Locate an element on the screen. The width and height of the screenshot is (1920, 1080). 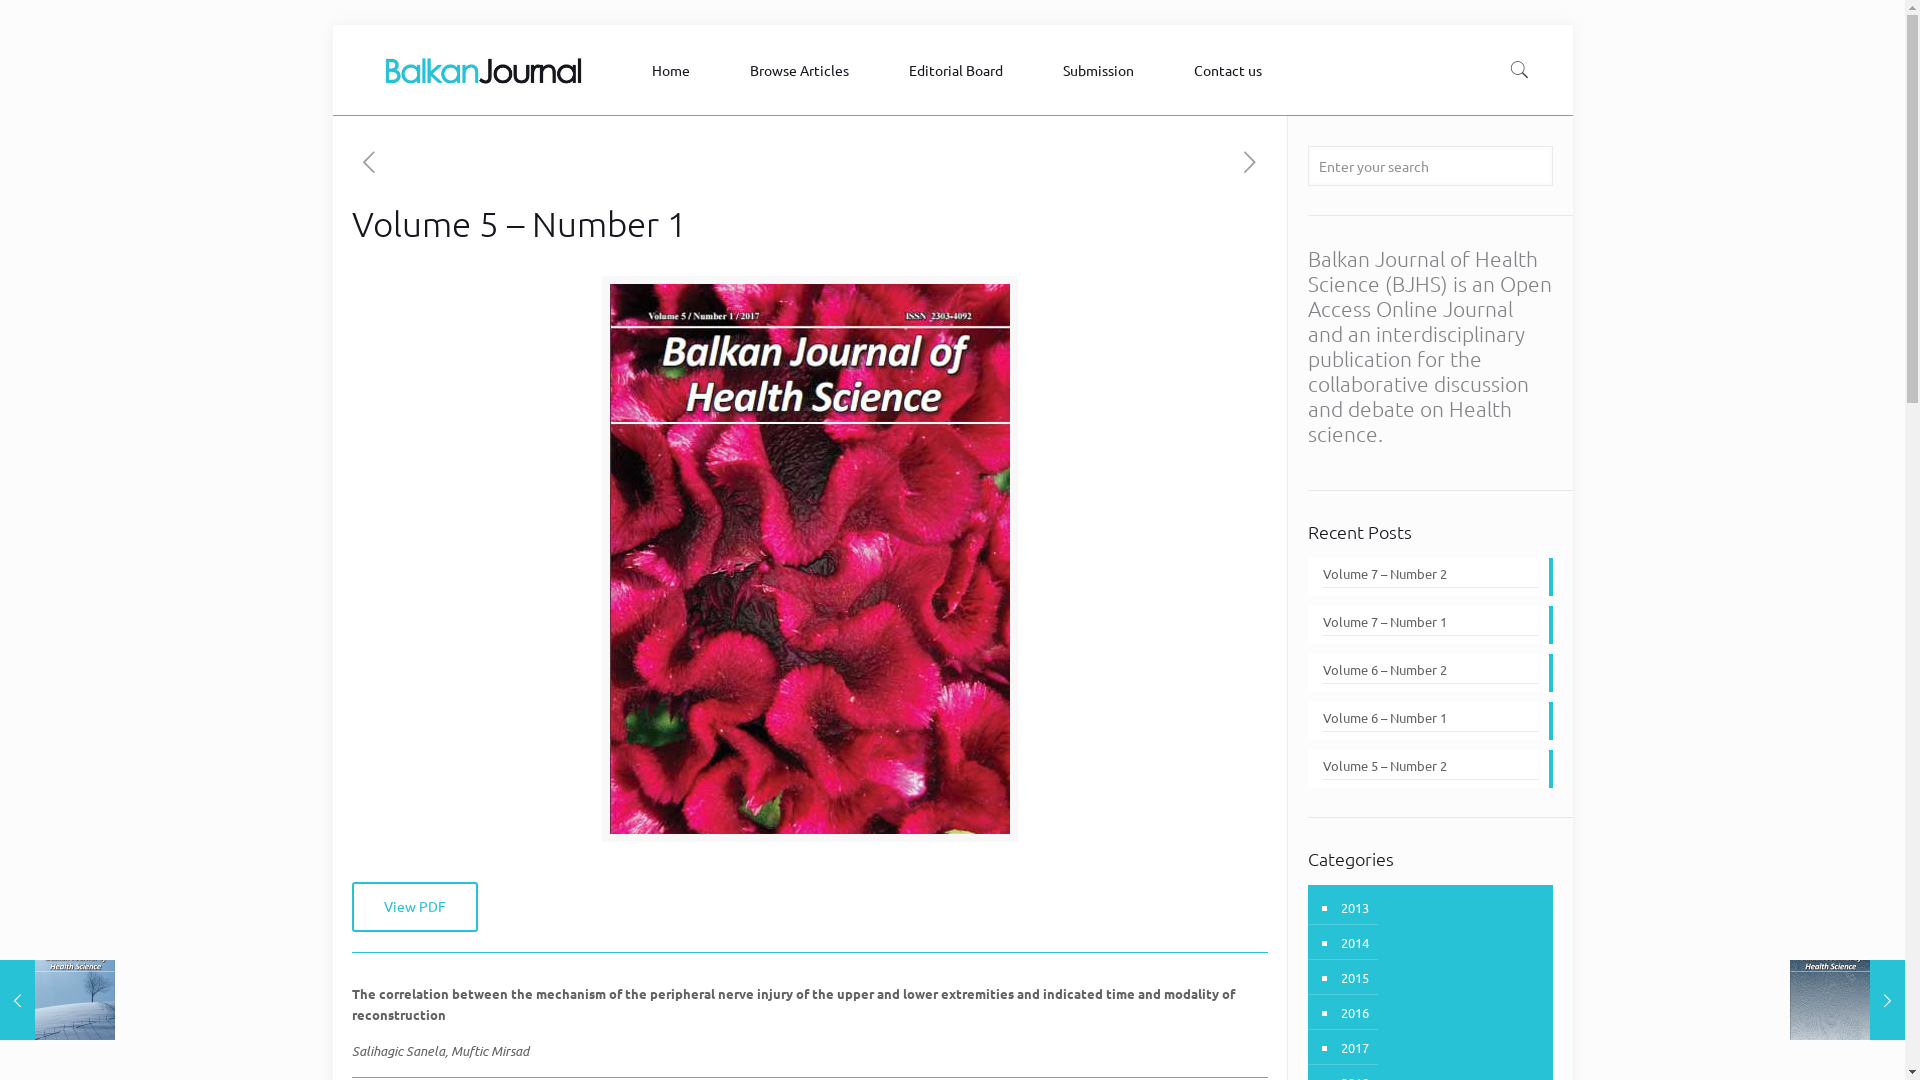
'View PDF' is located at coordinates (351, 906).